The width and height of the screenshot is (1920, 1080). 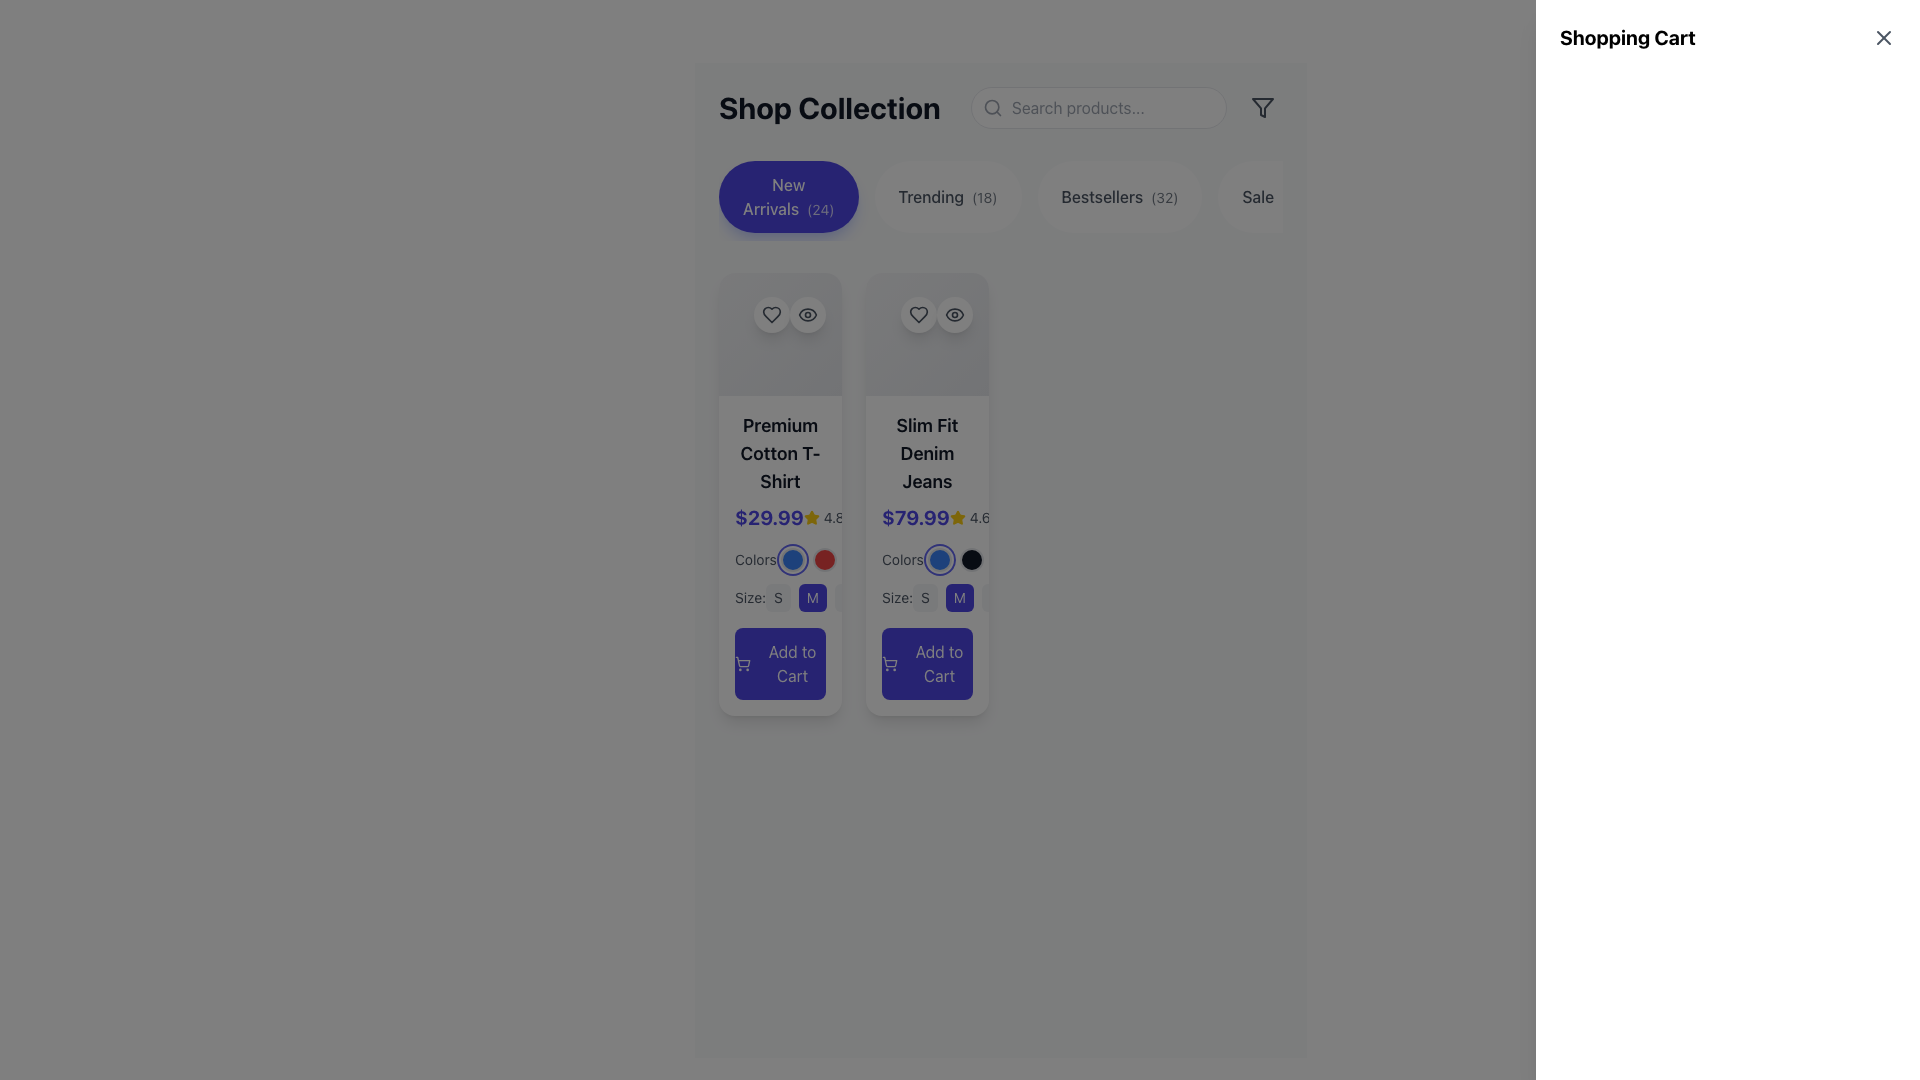 I want to click on the button labeled 'S', which is the first button in a list of size options, so click(x=926, y=596).